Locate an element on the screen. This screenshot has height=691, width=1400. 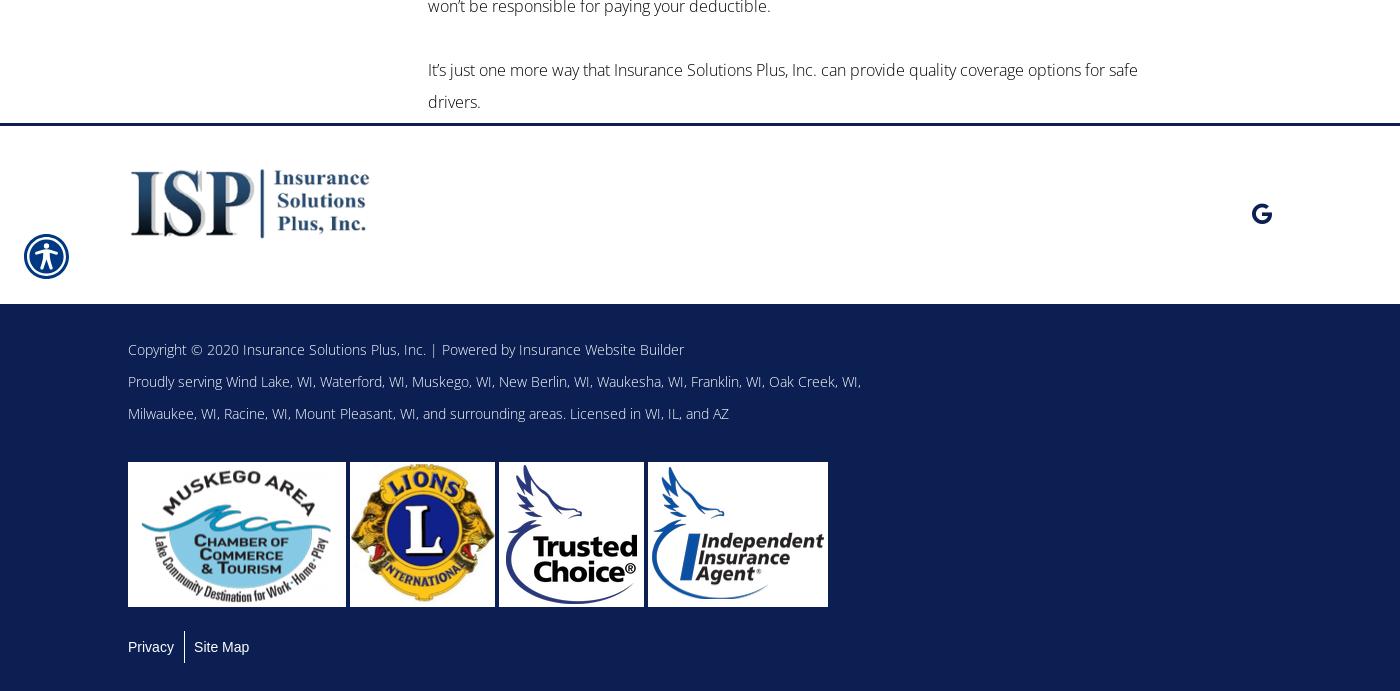
'Muskego, WI,' is located at coordinates (455, 379).